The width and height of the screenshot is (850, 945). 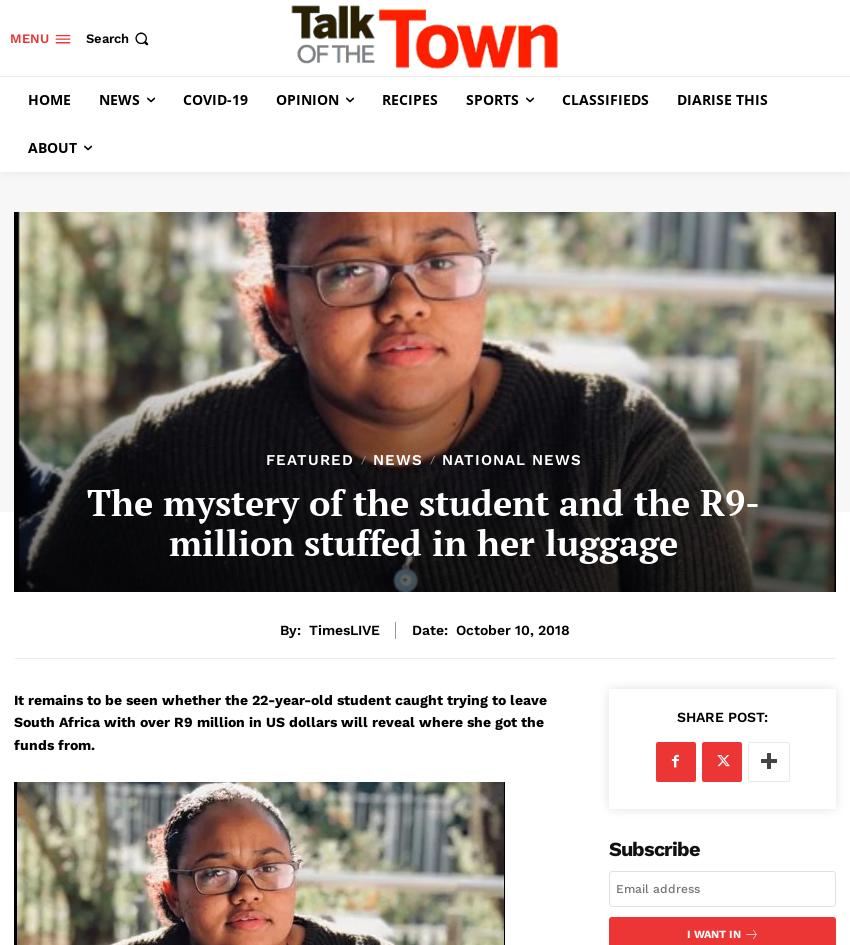 What do you see at coordinates (721, 716) in the screenshot?
I see `'Share post:'` at bounding box center [721, 716].